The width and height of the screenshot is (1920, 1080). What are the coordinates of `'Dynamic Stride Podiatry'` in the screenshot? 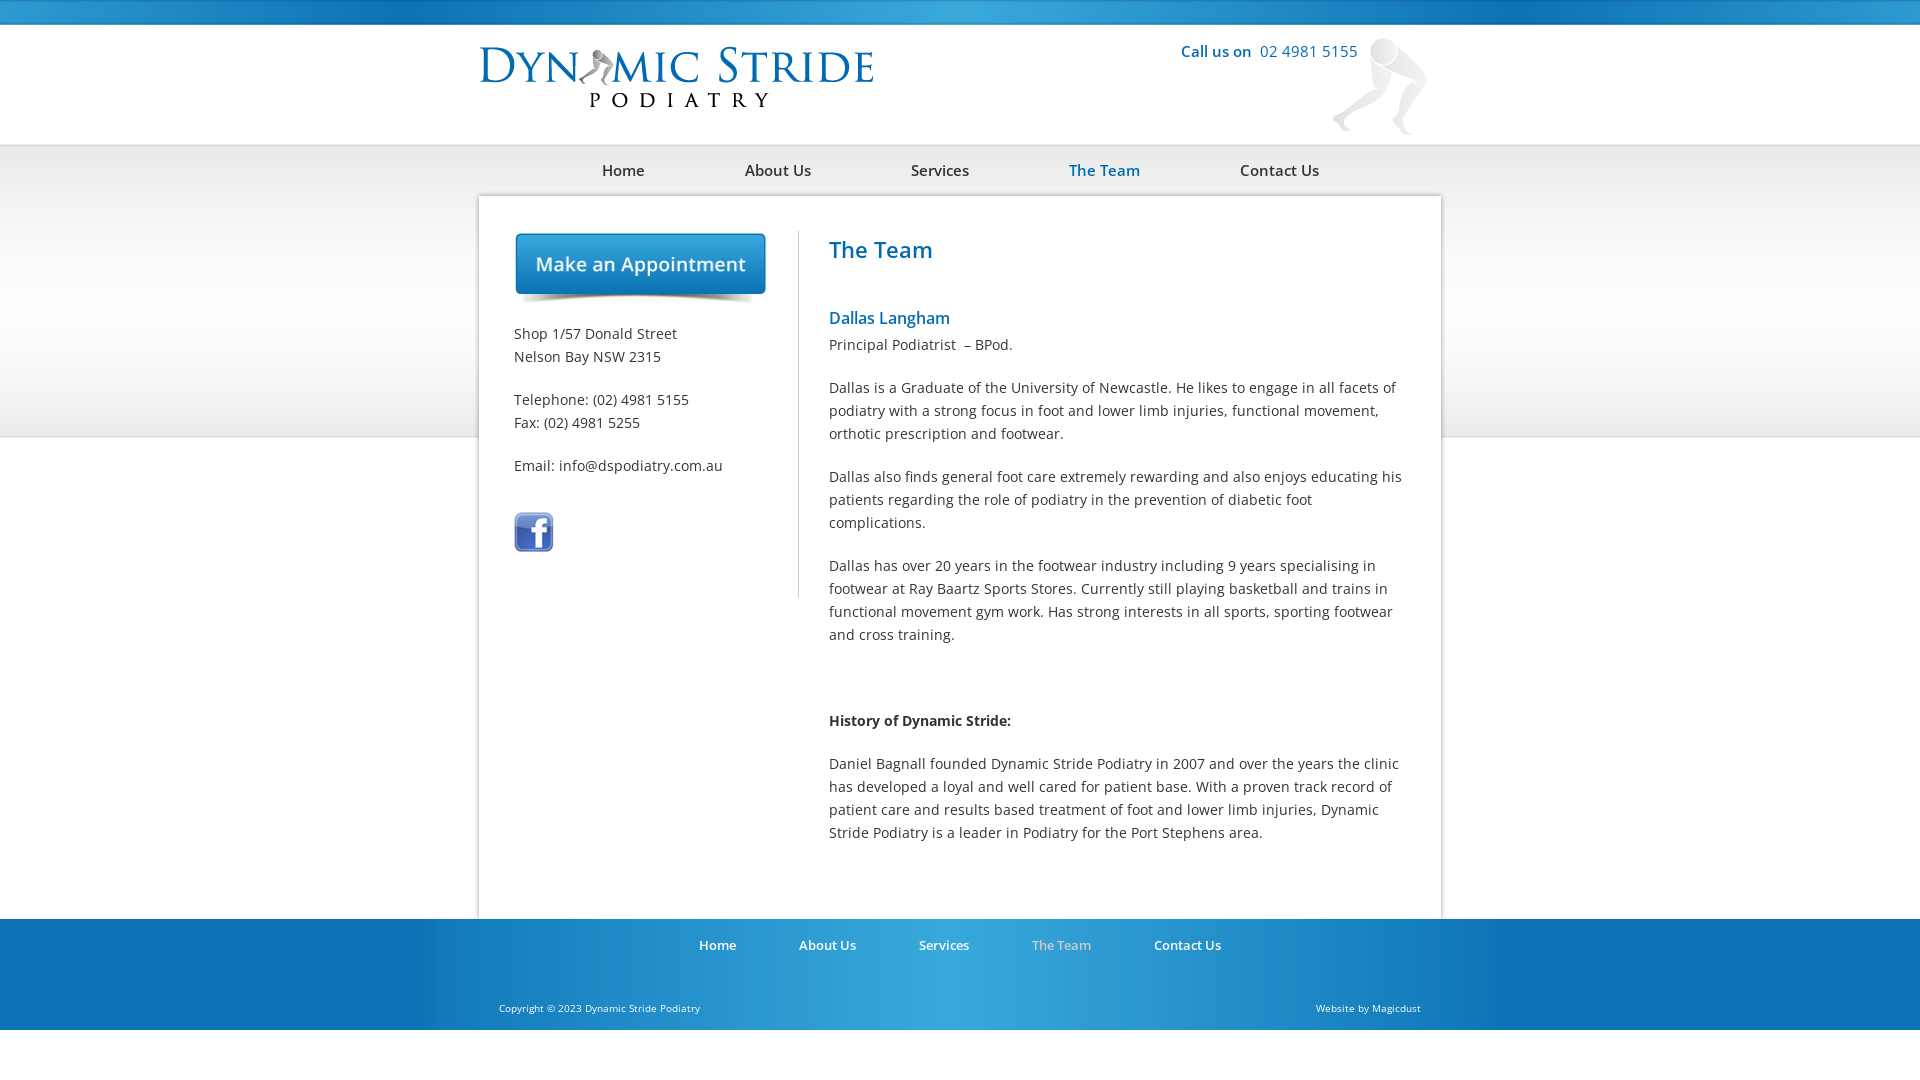 It's located at (678, 71).